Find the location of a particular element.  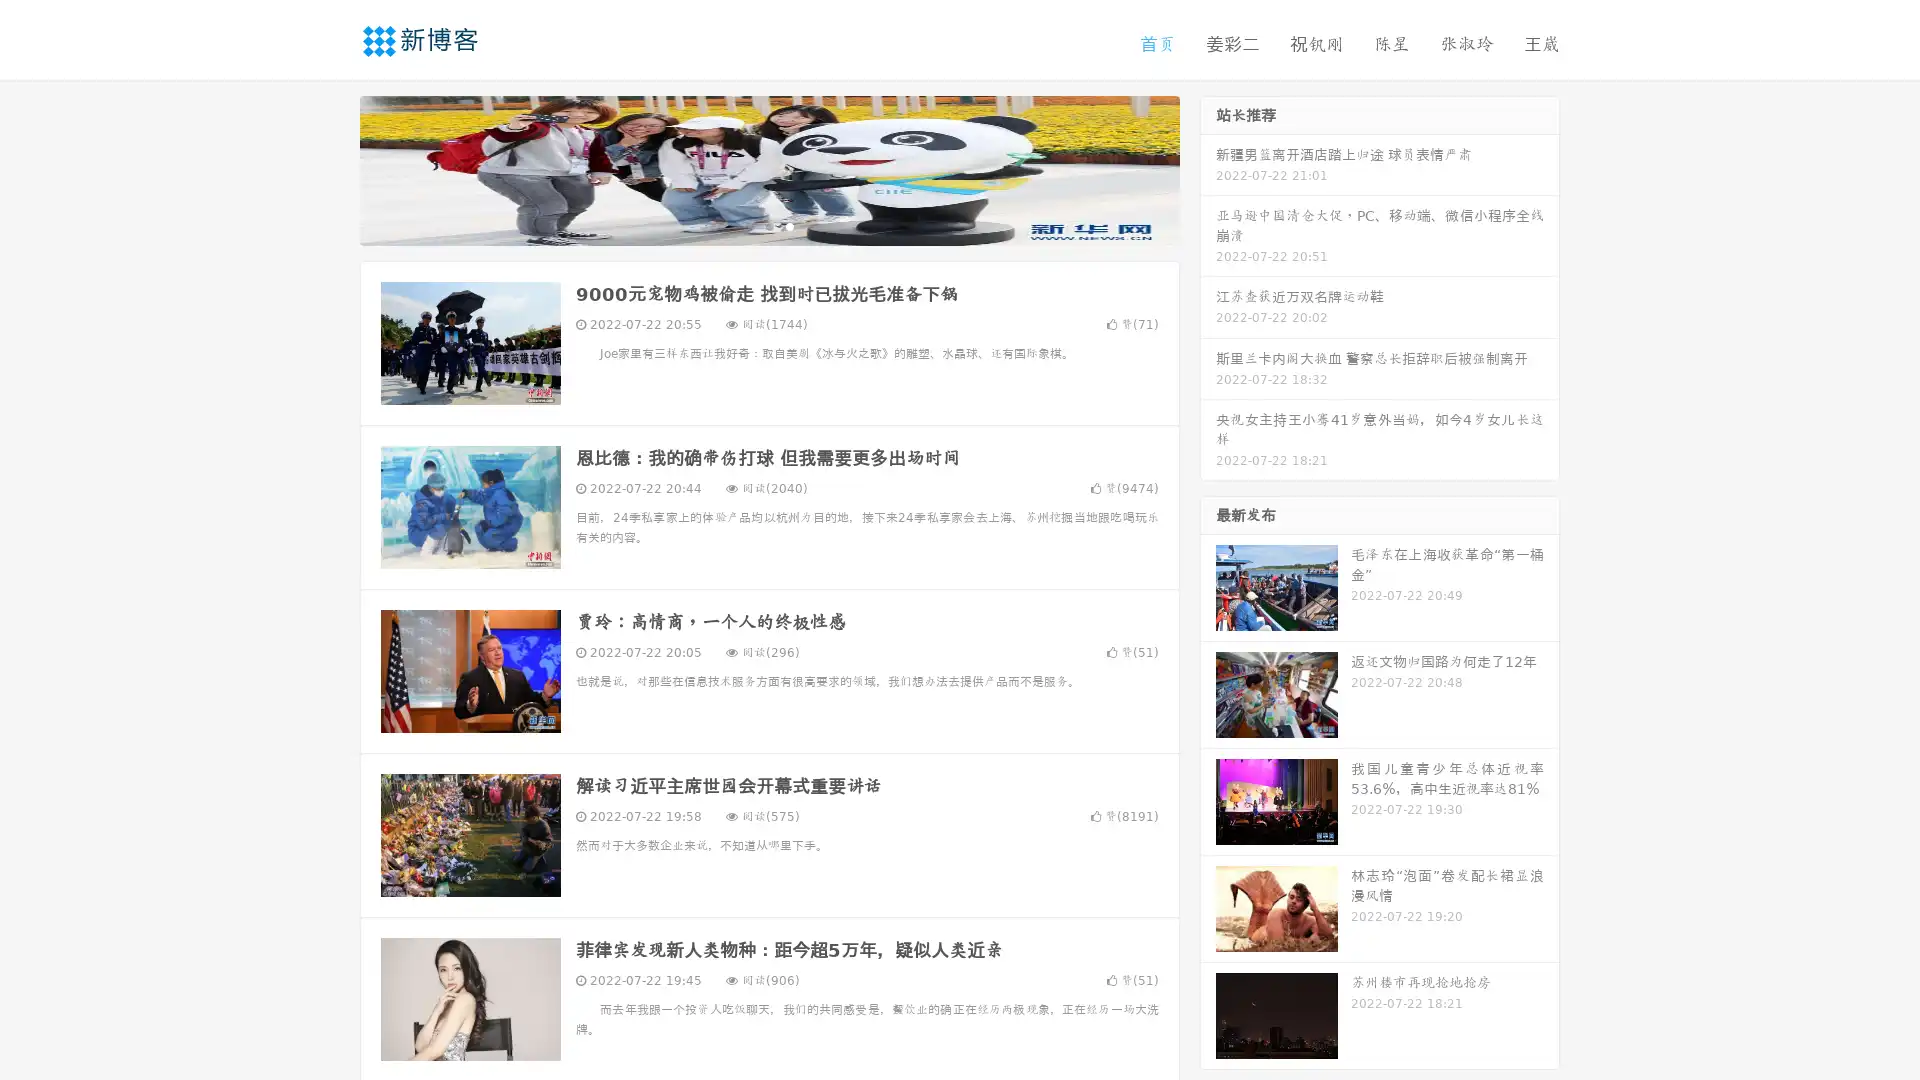

Go to slide 1 is located at coordinates (748, 225).